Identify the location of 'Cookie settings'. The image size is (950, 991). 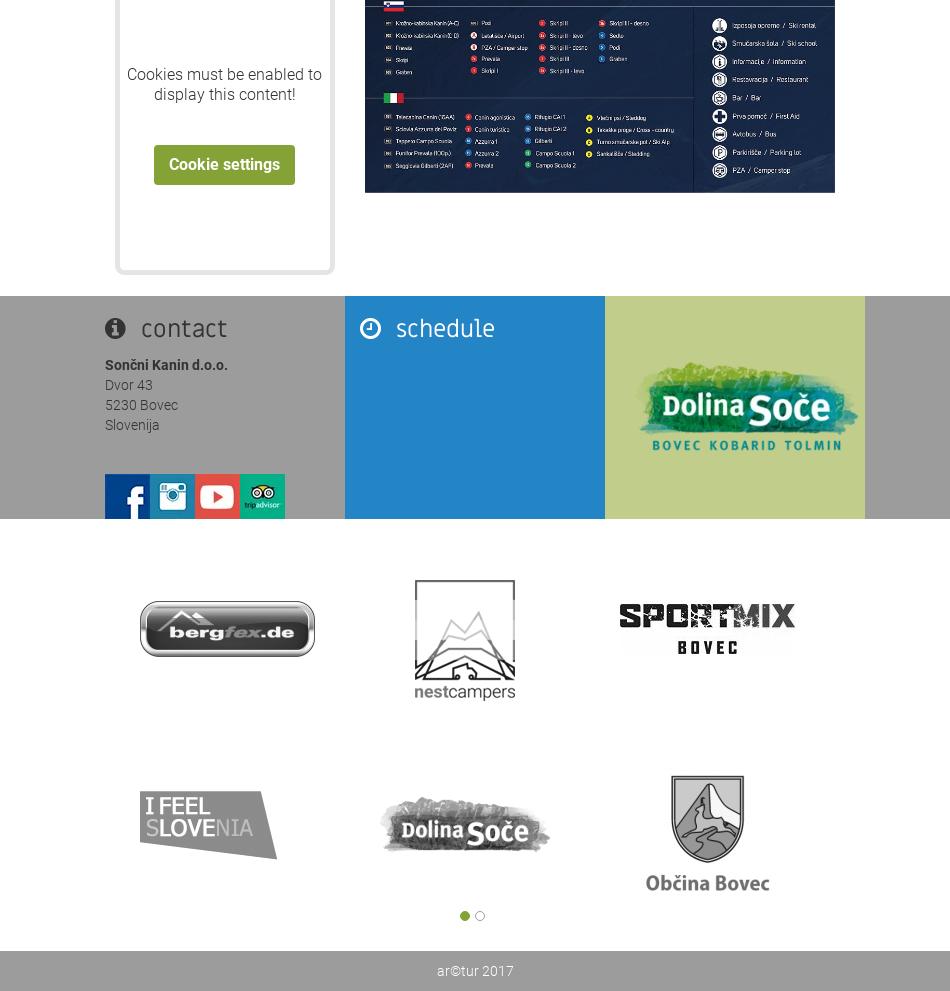
(224, 164).